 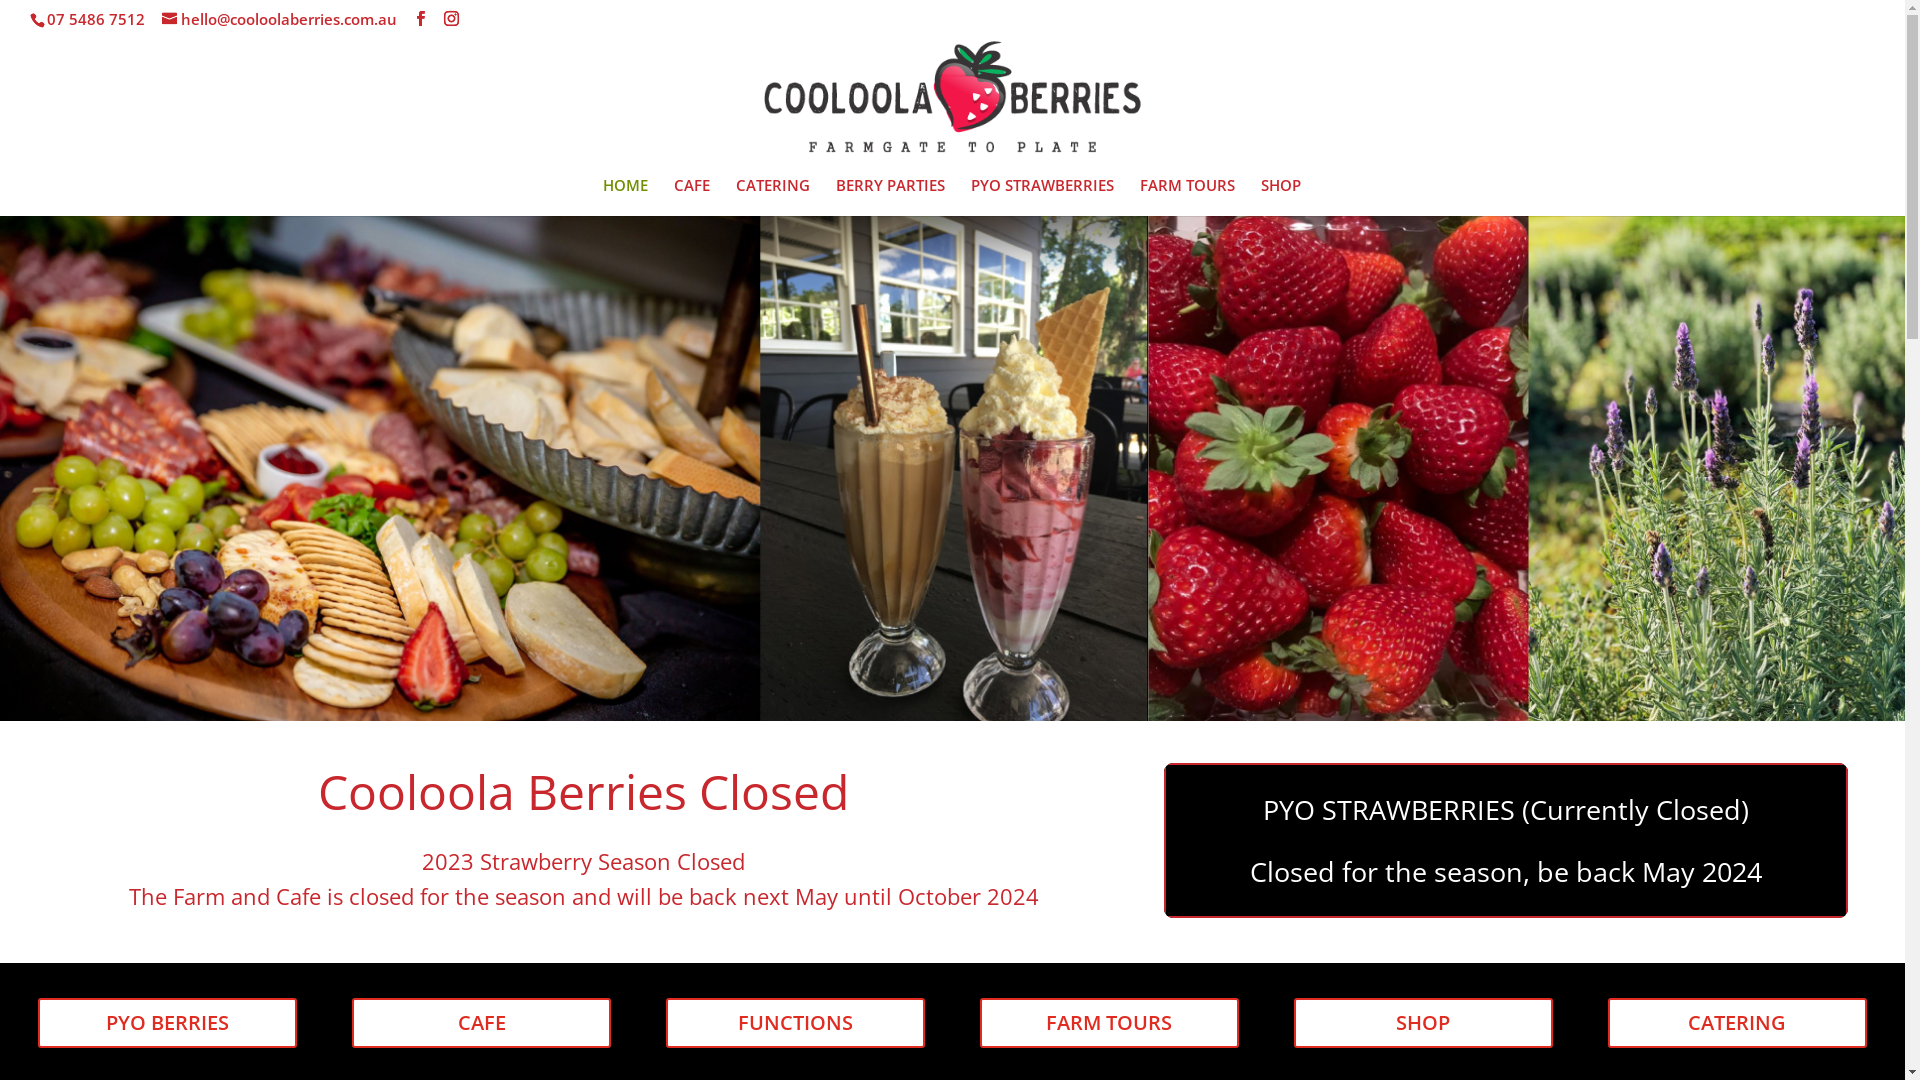 What do you see at coordinates (771, 196) in the screenshot?
I see `'CATERING'` at bounding box center [771, 196].